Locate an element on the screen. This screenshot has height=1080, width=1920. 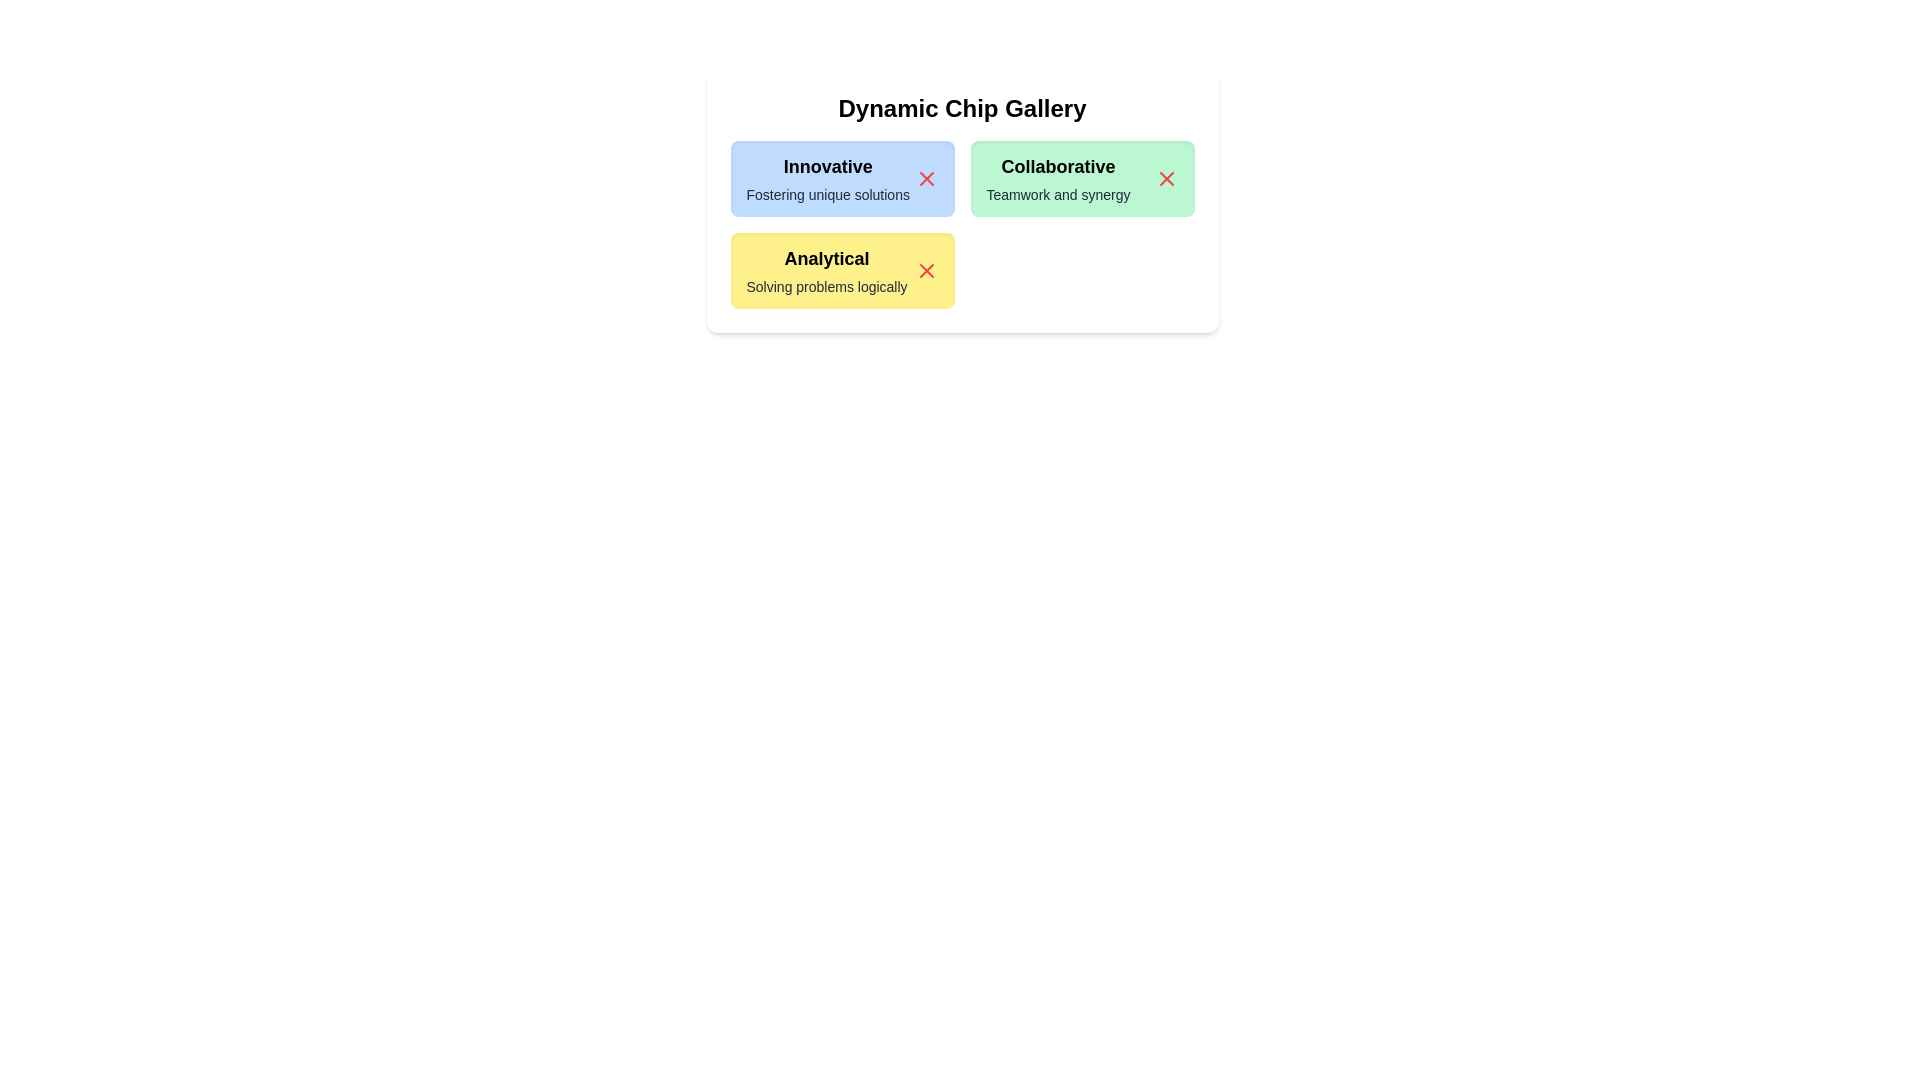
close button of the chip labeled Collaborative is located at coordinates (1166, 177).